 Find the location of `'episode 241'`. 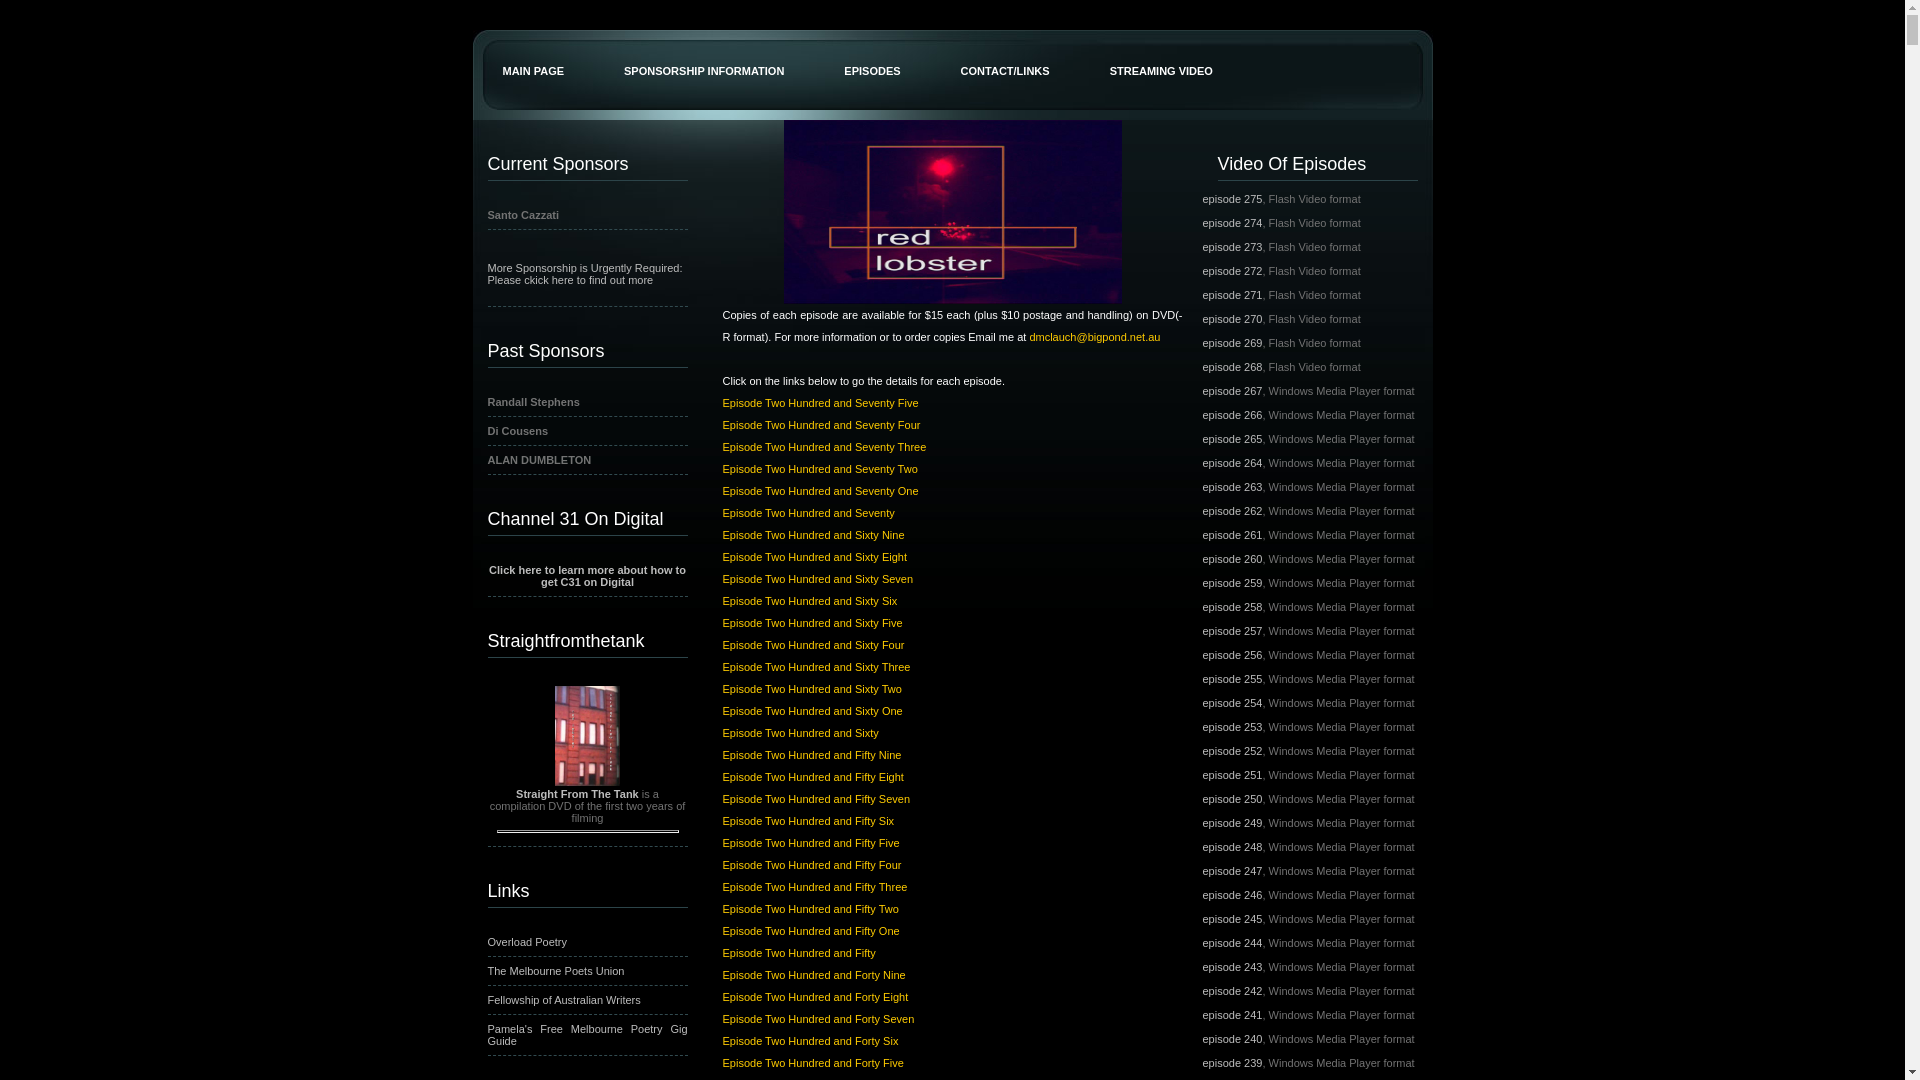

'episode 241' is located at coordinates (1200, 1014).